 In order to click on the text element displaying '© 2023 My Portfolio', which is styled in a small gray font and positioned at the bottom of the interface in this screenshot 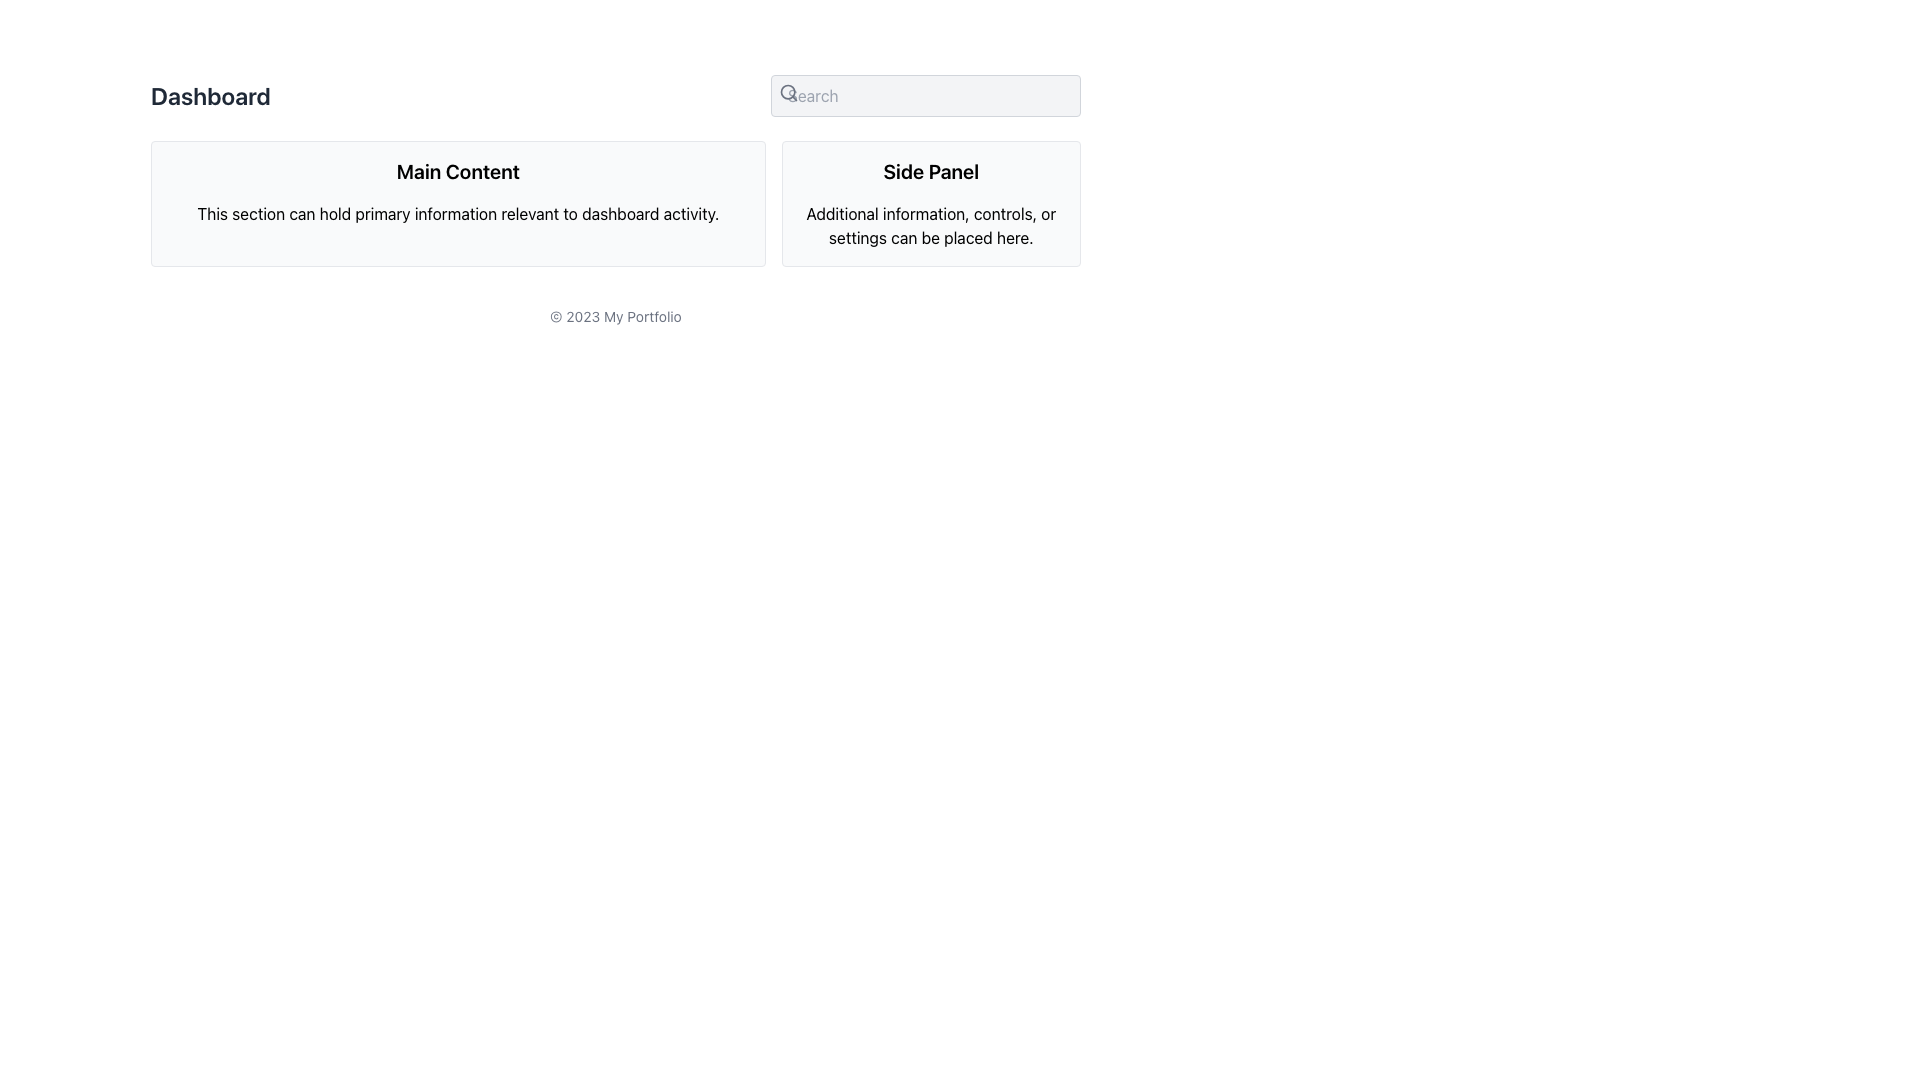, I will do `click(614, 315)`.